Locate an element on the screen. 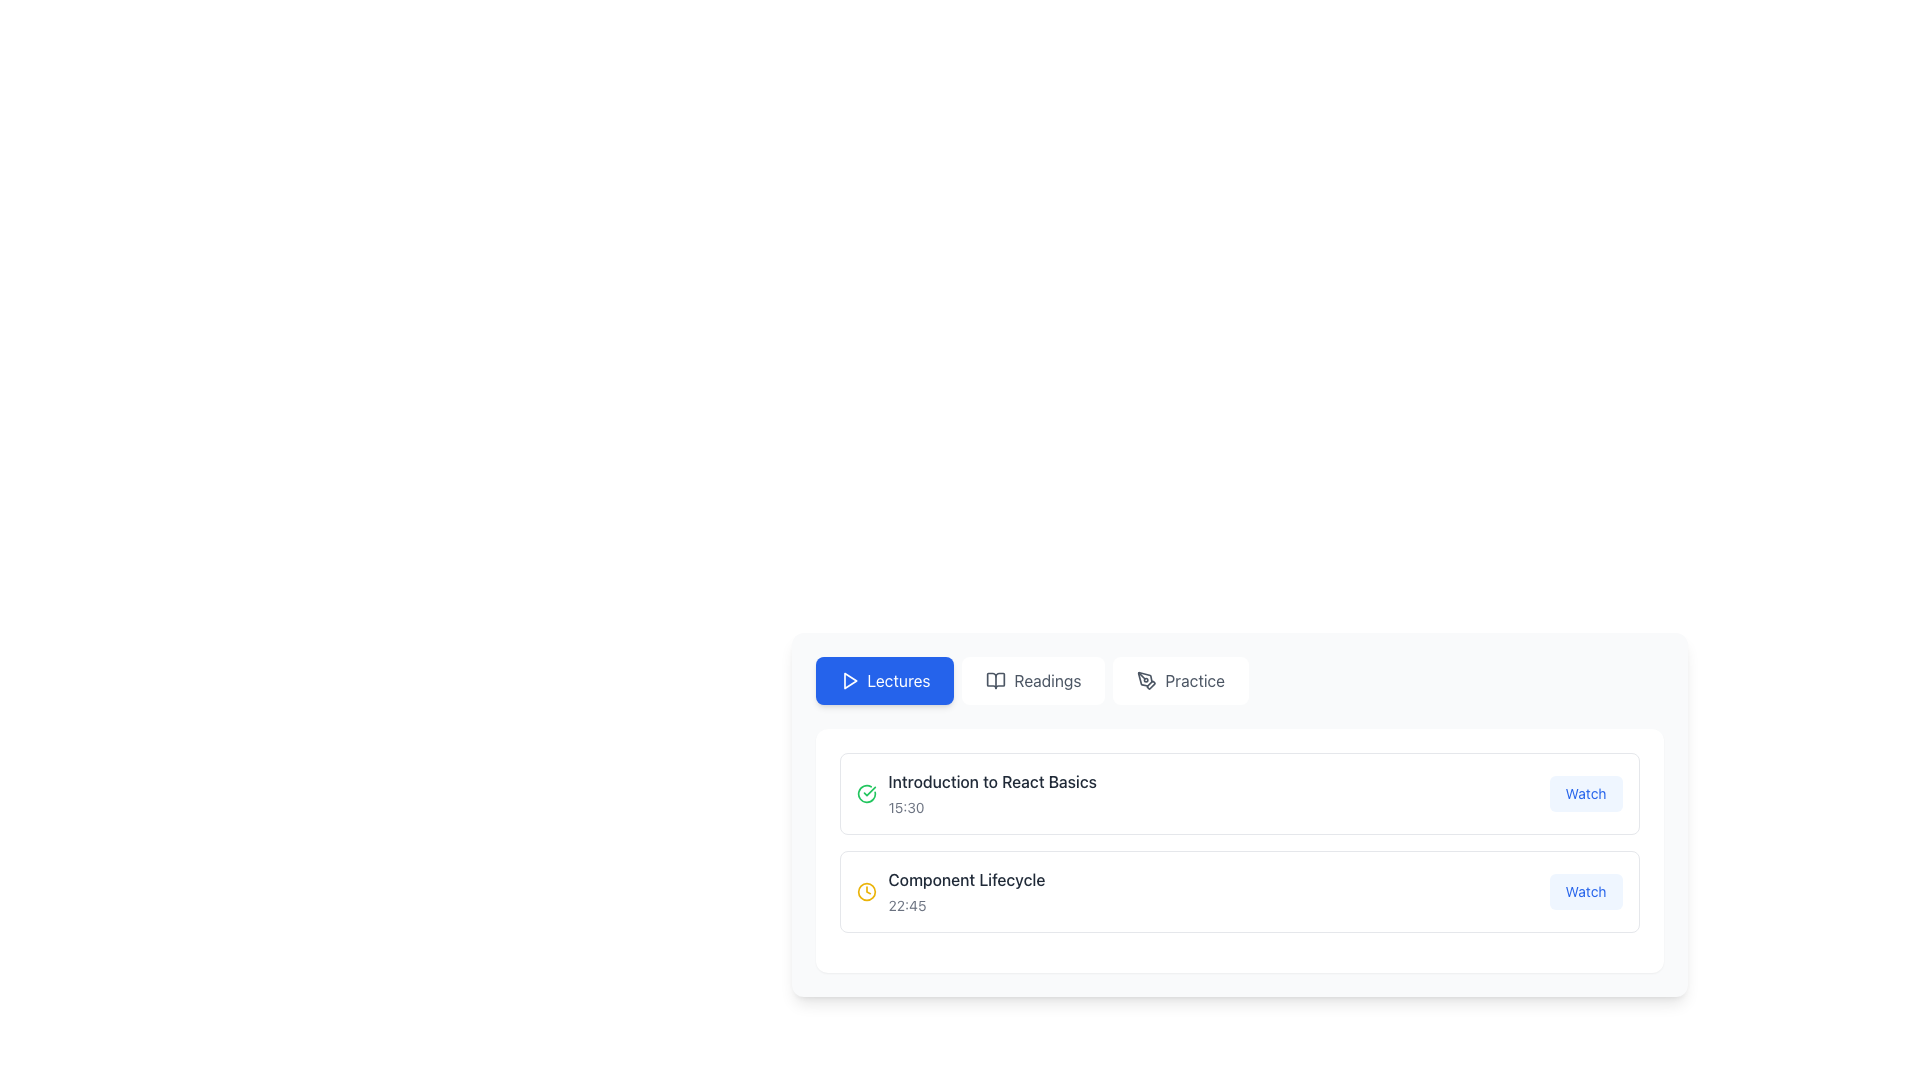 Image resolution: width=1920 pixels, height=1080 pixels. the 'Watch' button with a light blue background located at the bottom right of the 'Component Lifecycle' section is located at coordinates (1585, 890).